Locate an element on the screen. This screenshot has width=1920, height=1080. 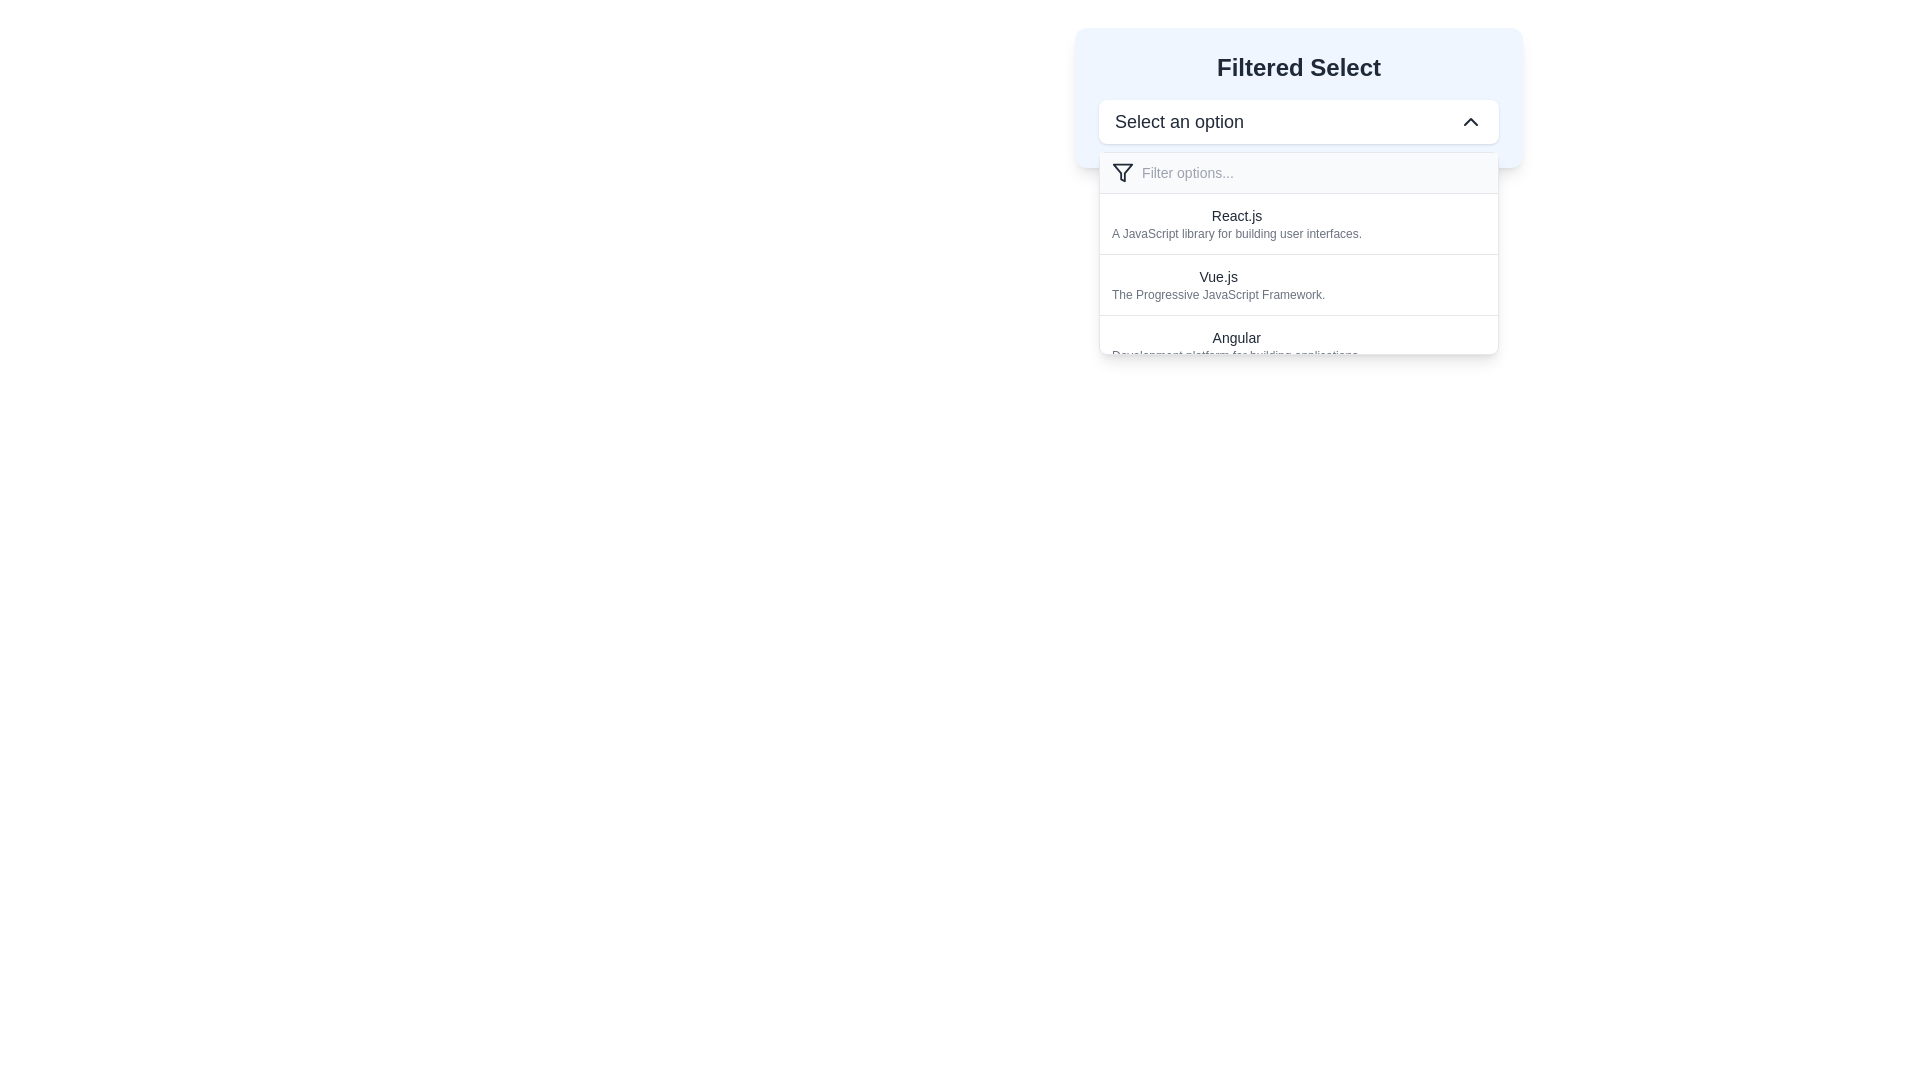
the triangular filter icon in the dropdown menu, which is rendered as an SVG element with a black outline and indicates filtering options is located at coordinates (1123, 172).